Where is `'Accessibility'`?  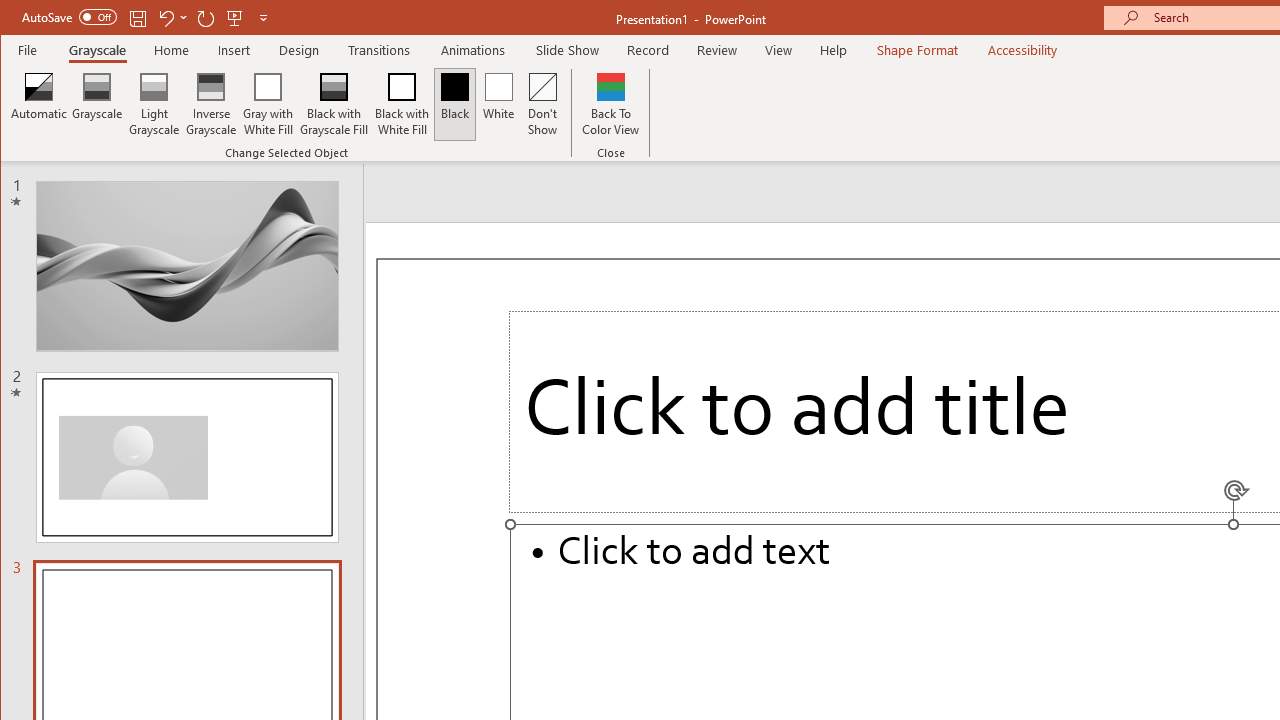
'Accessibility' is located at coordinates (1023, 49).